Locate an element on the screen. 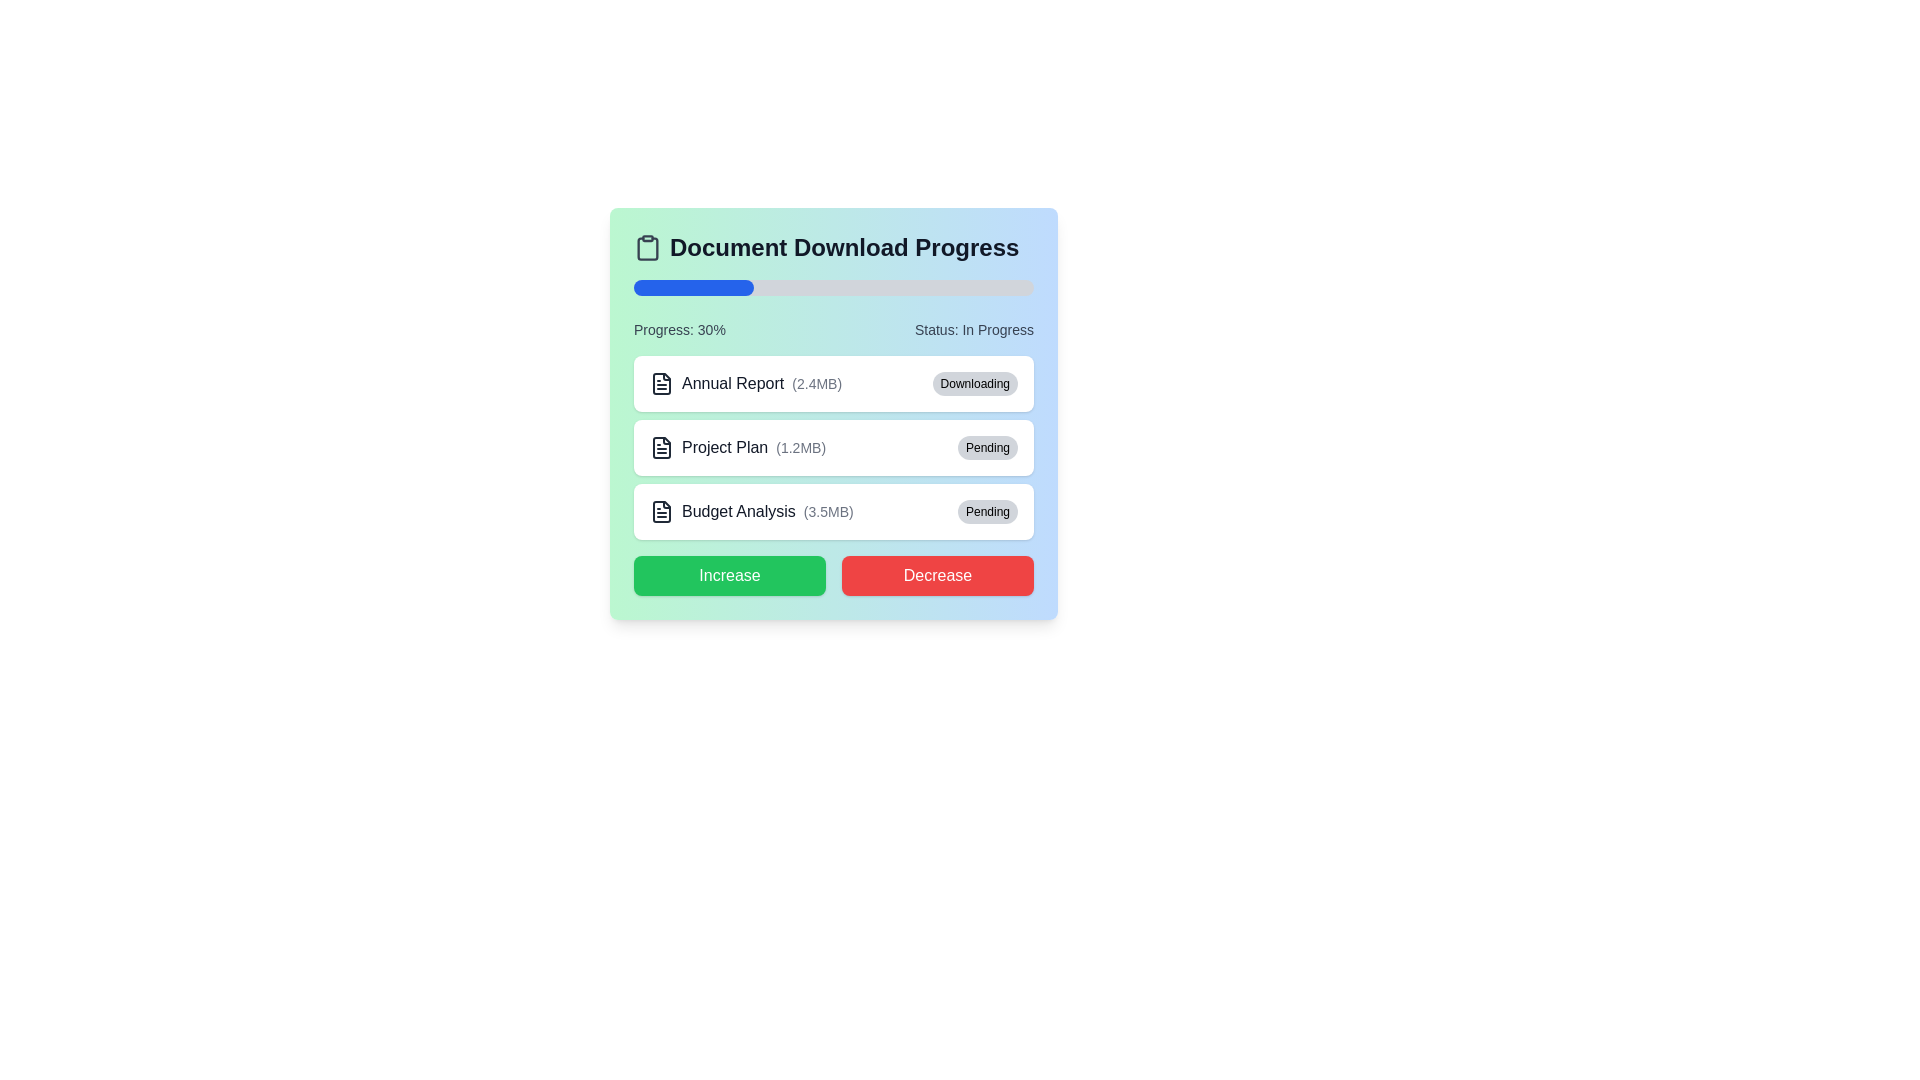 The image size is (1920, 1080). the progress bar indicating 30% completion in the 'Document Download Progress' section is located at coordinates (834, 288).